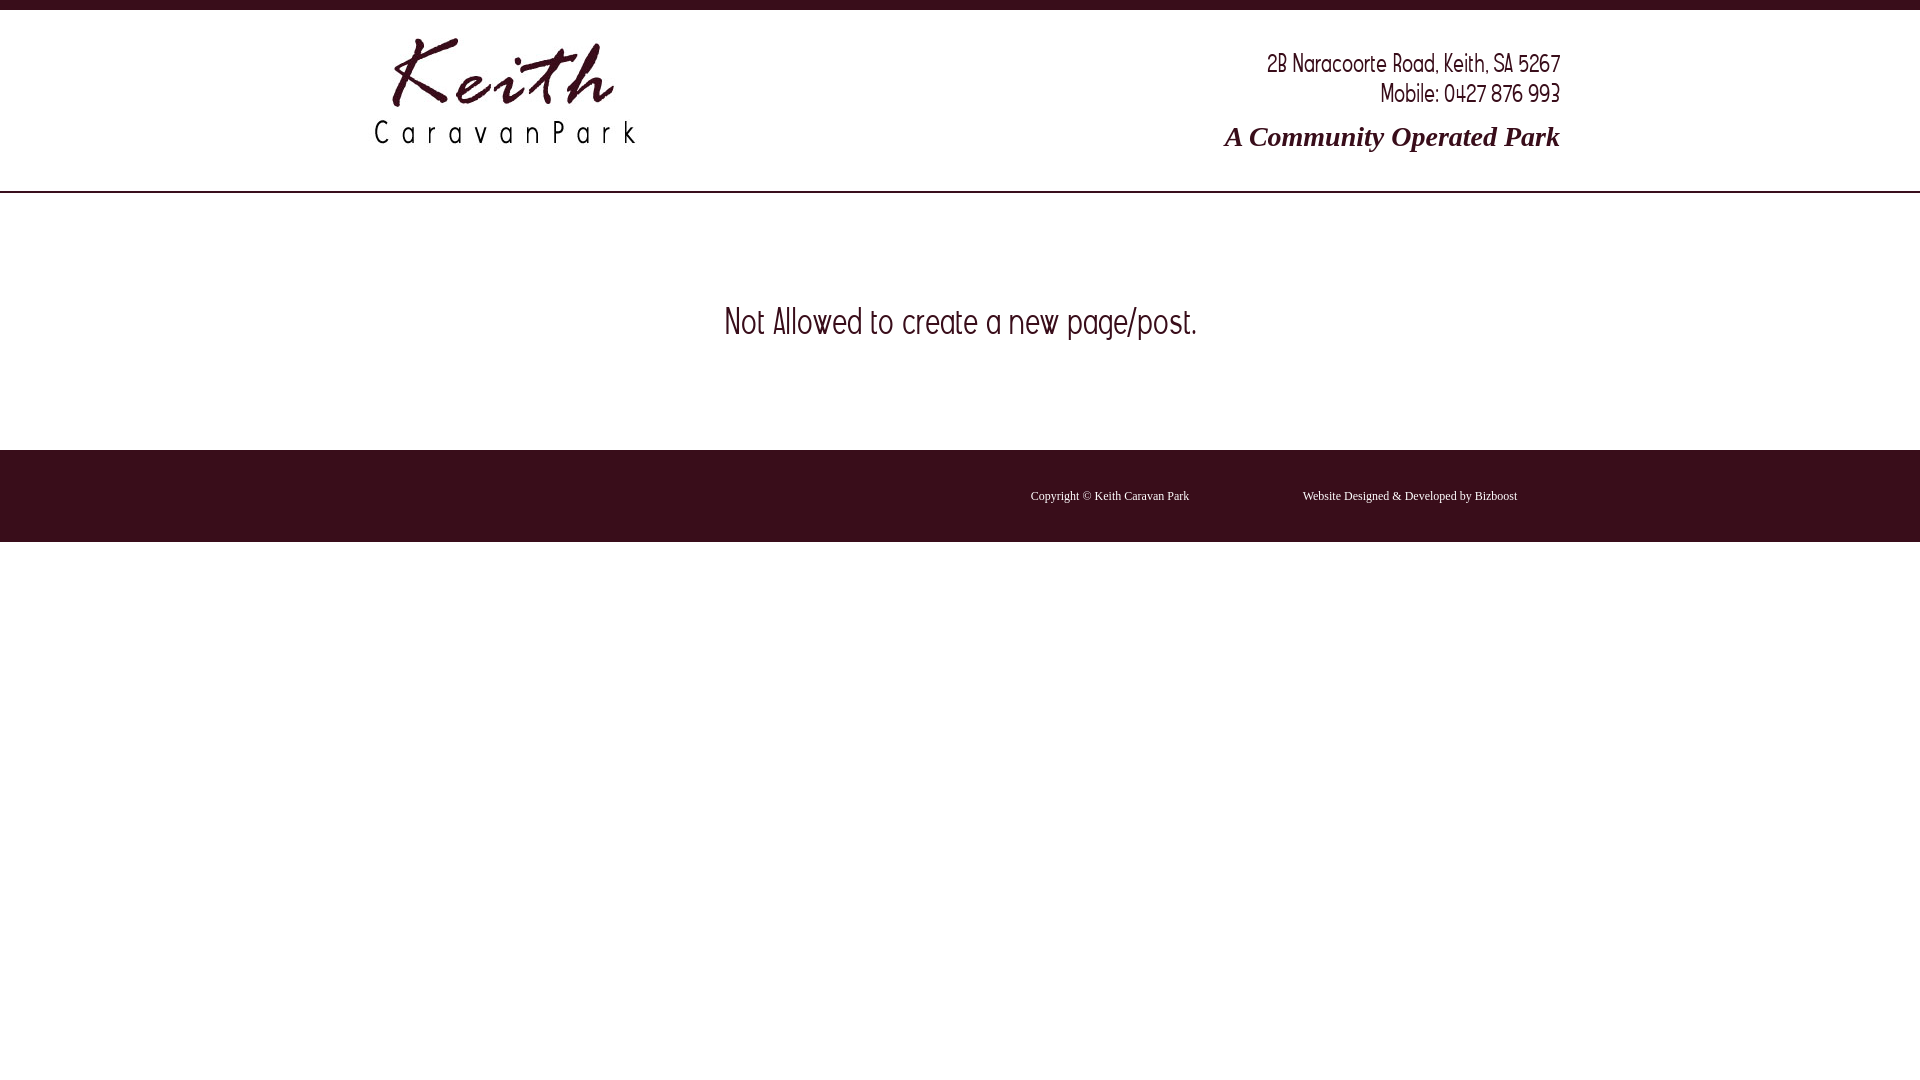  Describe the element at coordinates (539, 92) in the screenshot. I see `'Keith Caravan Park'` at that location.